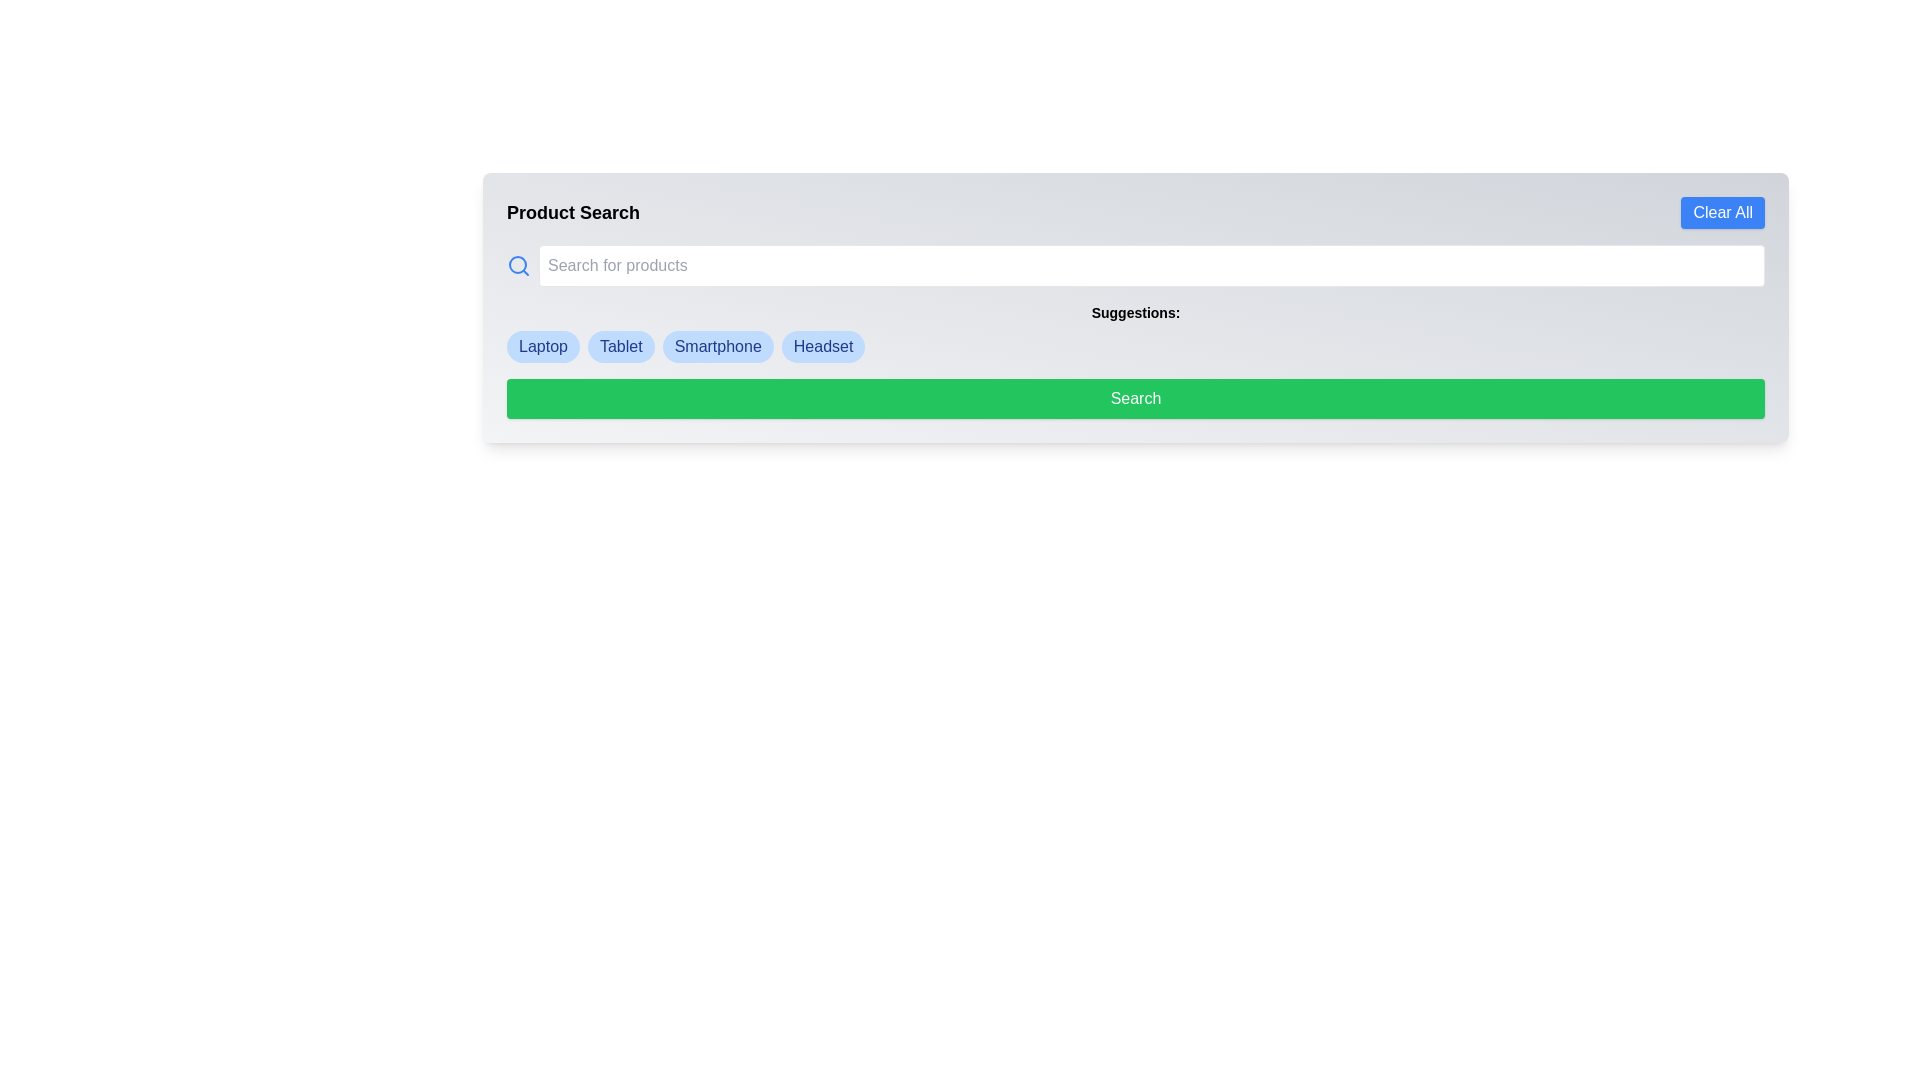 This screenshot has width=1920, height=1080. What do you see at coordinates (1136, 331) in the screenshot?
I see `the suggestion items in the Information display labeled 'Suggestions:'` at bounding box center [1136, 331].